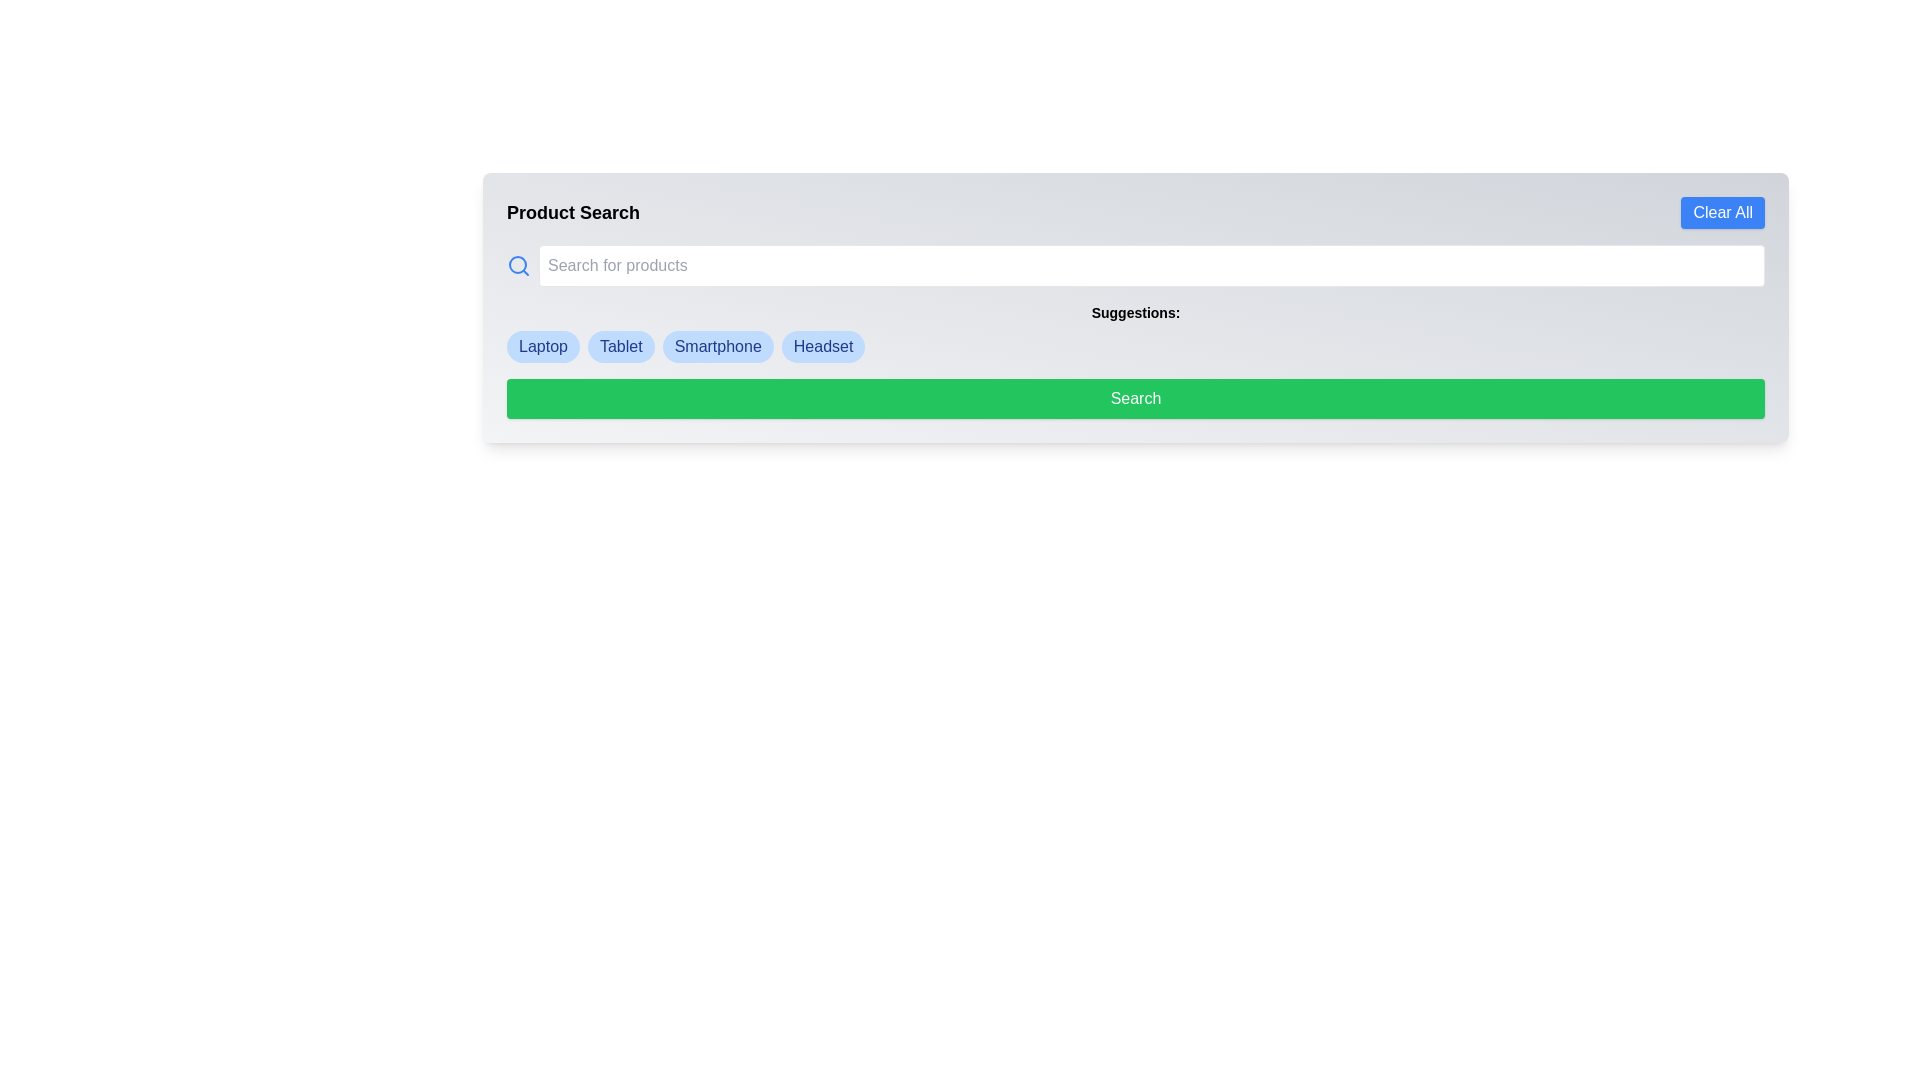 This screenshot has width=1920, height=1080. What do you see at coordinates (1136, 331) in the screenshot?
I see `the suggestion items in the Information display labeled 'Suggestions:'` at bounding box center [1136, 331].